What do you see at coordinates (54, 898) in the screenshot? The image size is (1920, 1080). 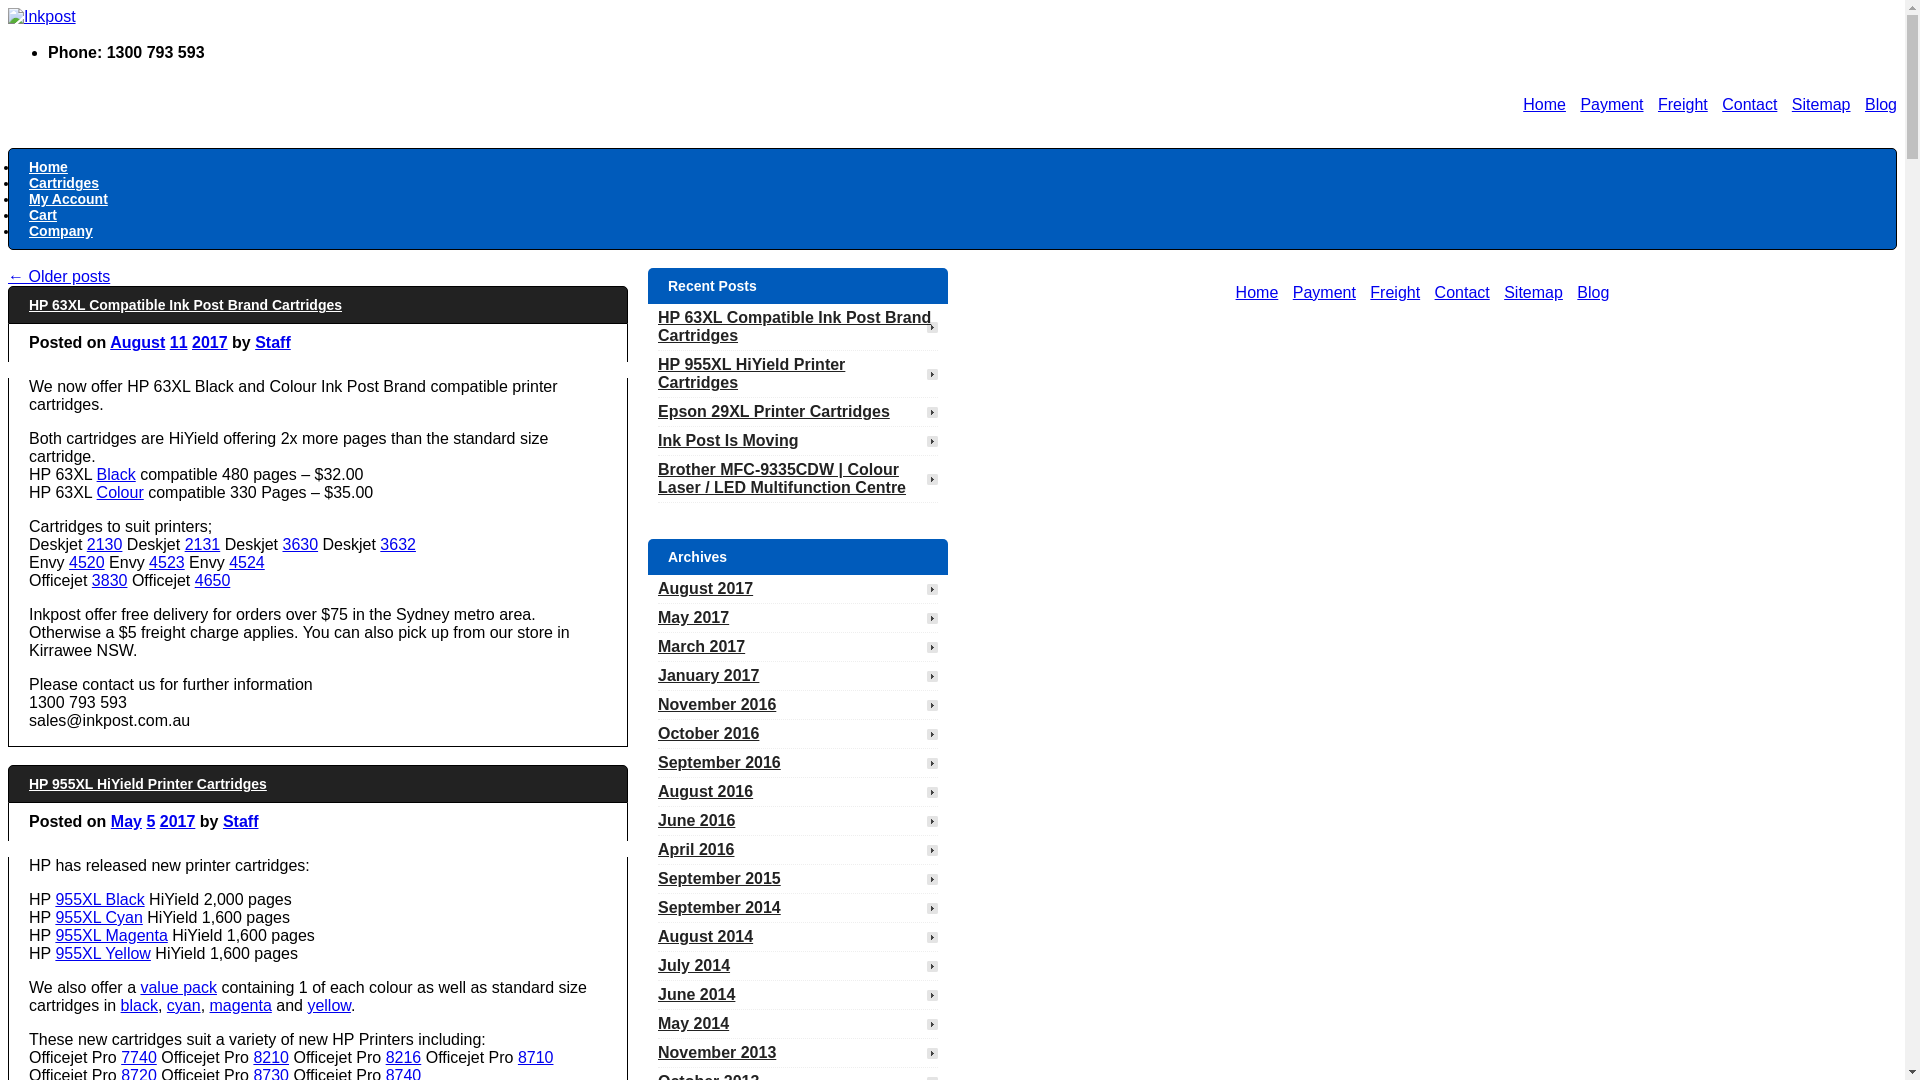 I see `'955XL Black'` at bounding box center [54, 898].